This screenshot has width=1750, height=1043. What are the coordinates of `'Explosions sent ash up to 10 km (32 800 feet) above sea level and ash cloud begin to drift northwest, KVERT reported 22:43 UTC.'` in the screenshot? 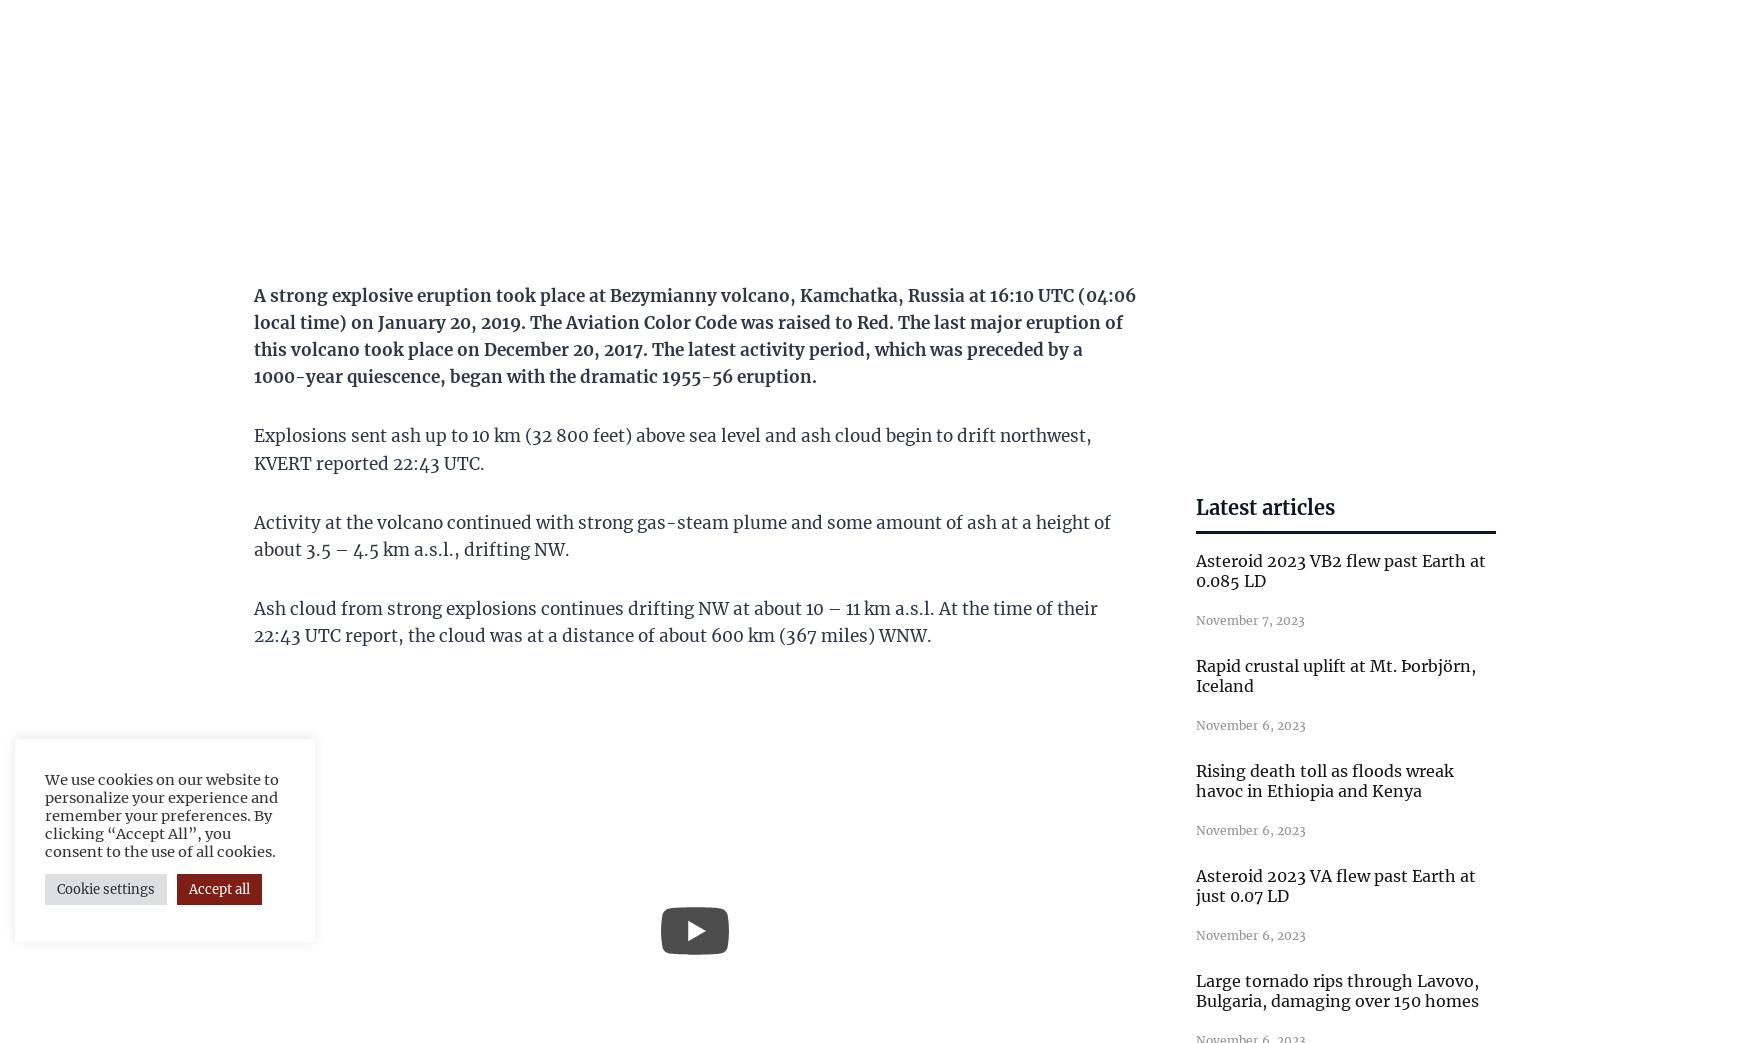 It's located at (252, 448).